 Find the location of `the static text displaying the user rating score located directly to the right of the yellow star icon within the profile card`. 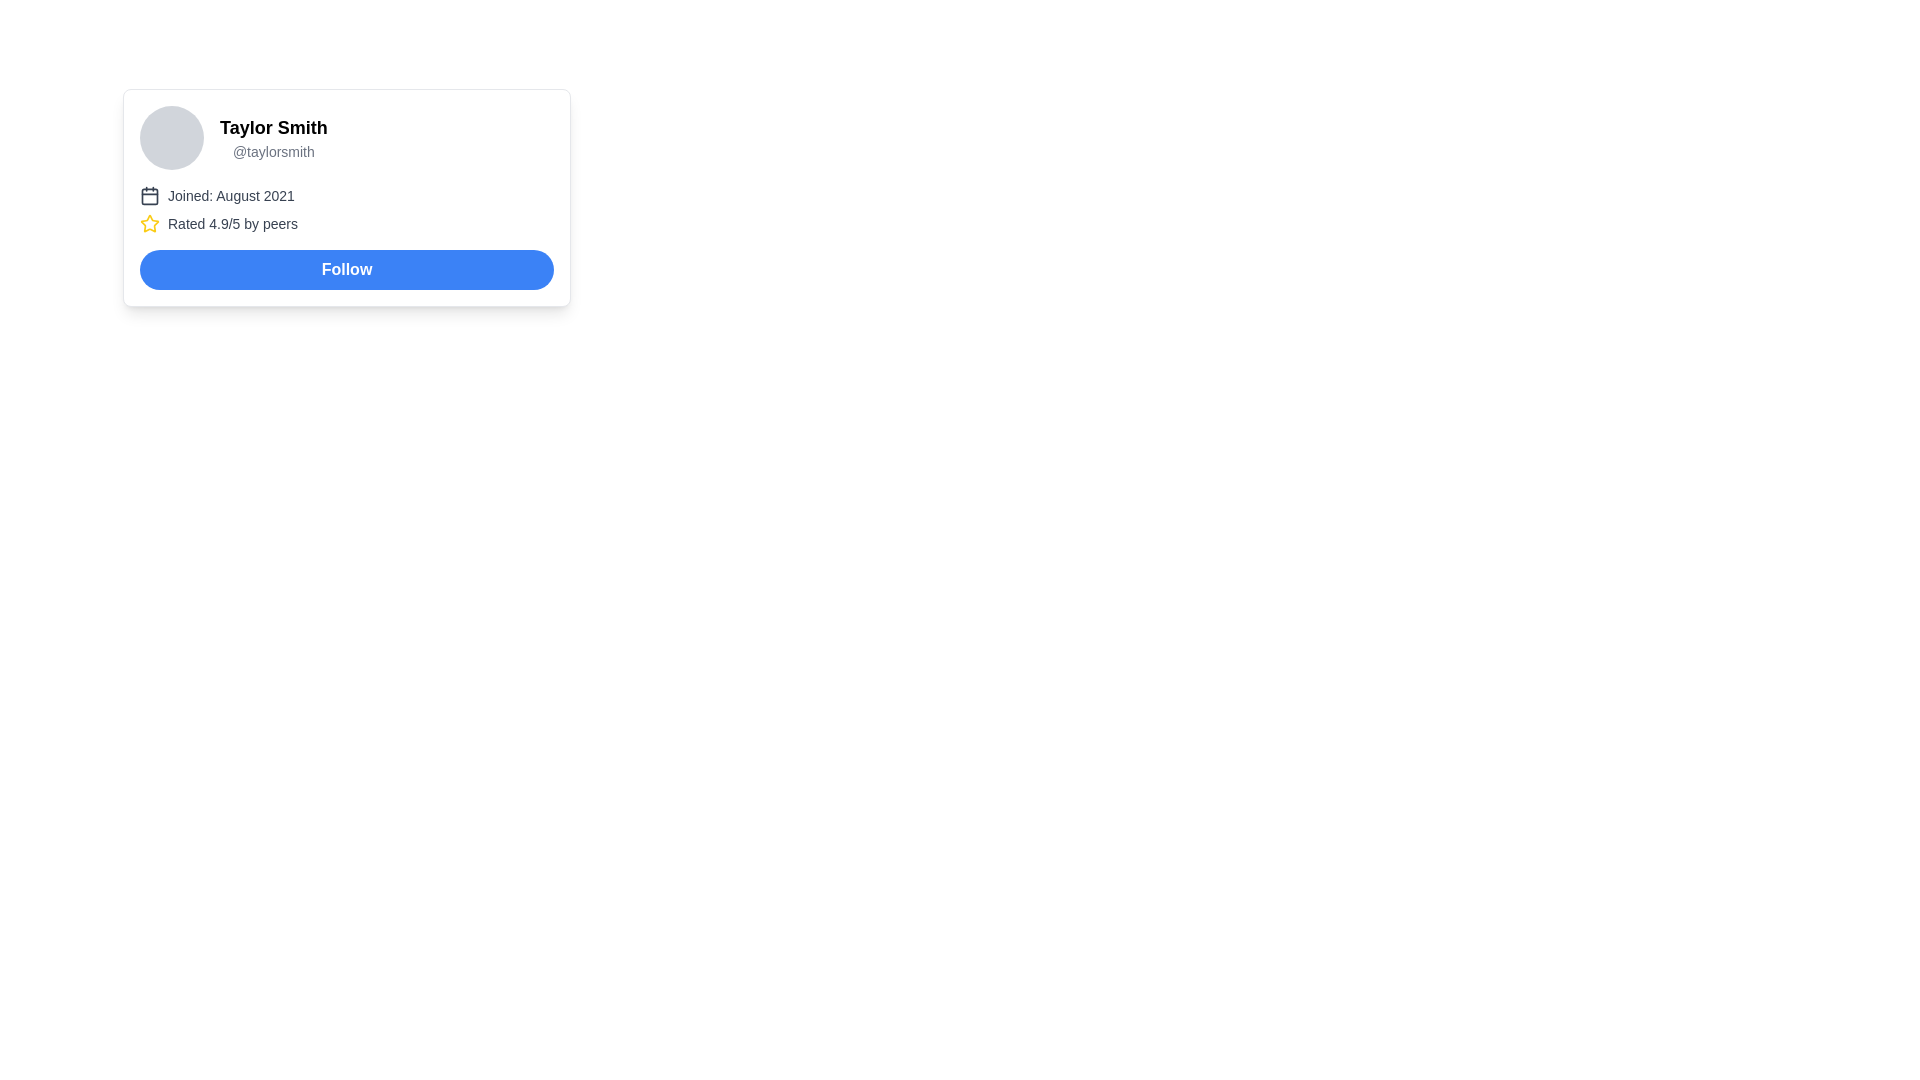

the static text displaying the user rating score located directly to the right of the yellow star icon within the profile card is located at coordinates (232, 223).